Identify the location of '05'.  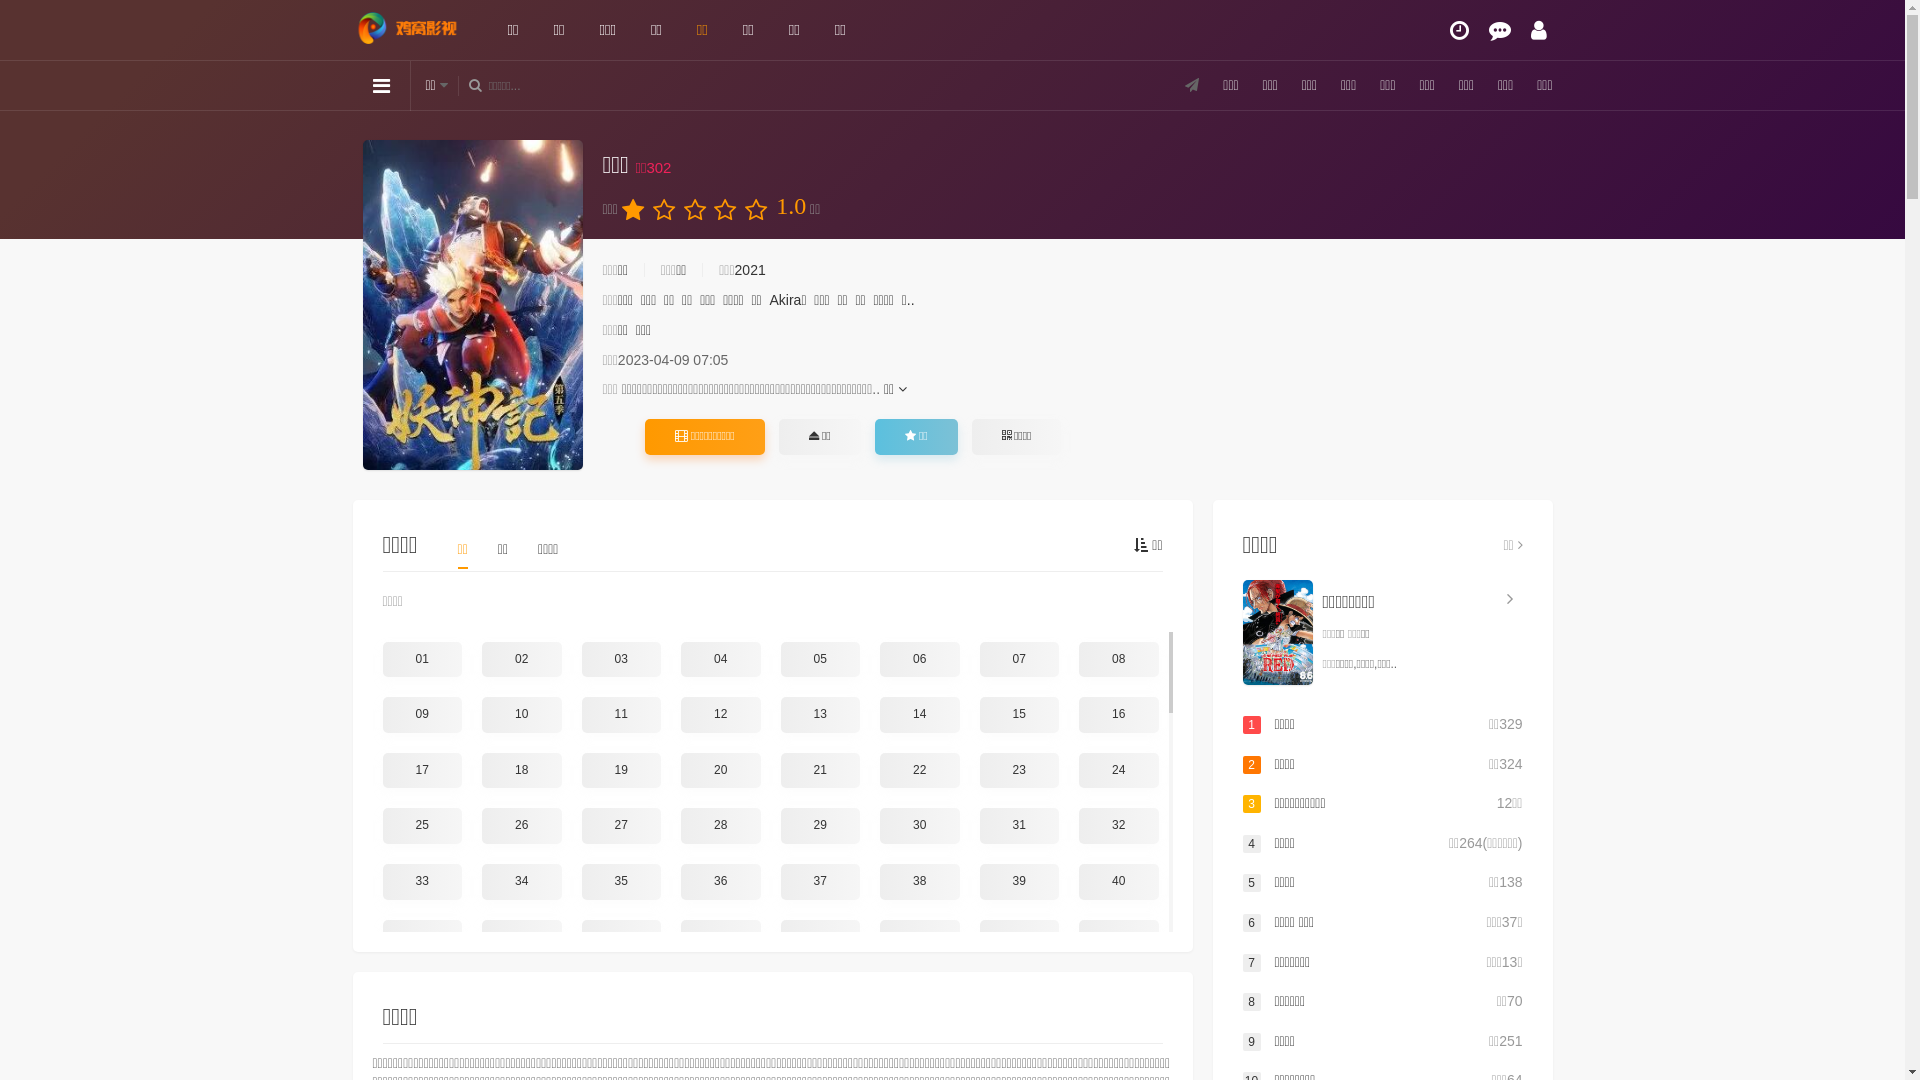
(820, 659).